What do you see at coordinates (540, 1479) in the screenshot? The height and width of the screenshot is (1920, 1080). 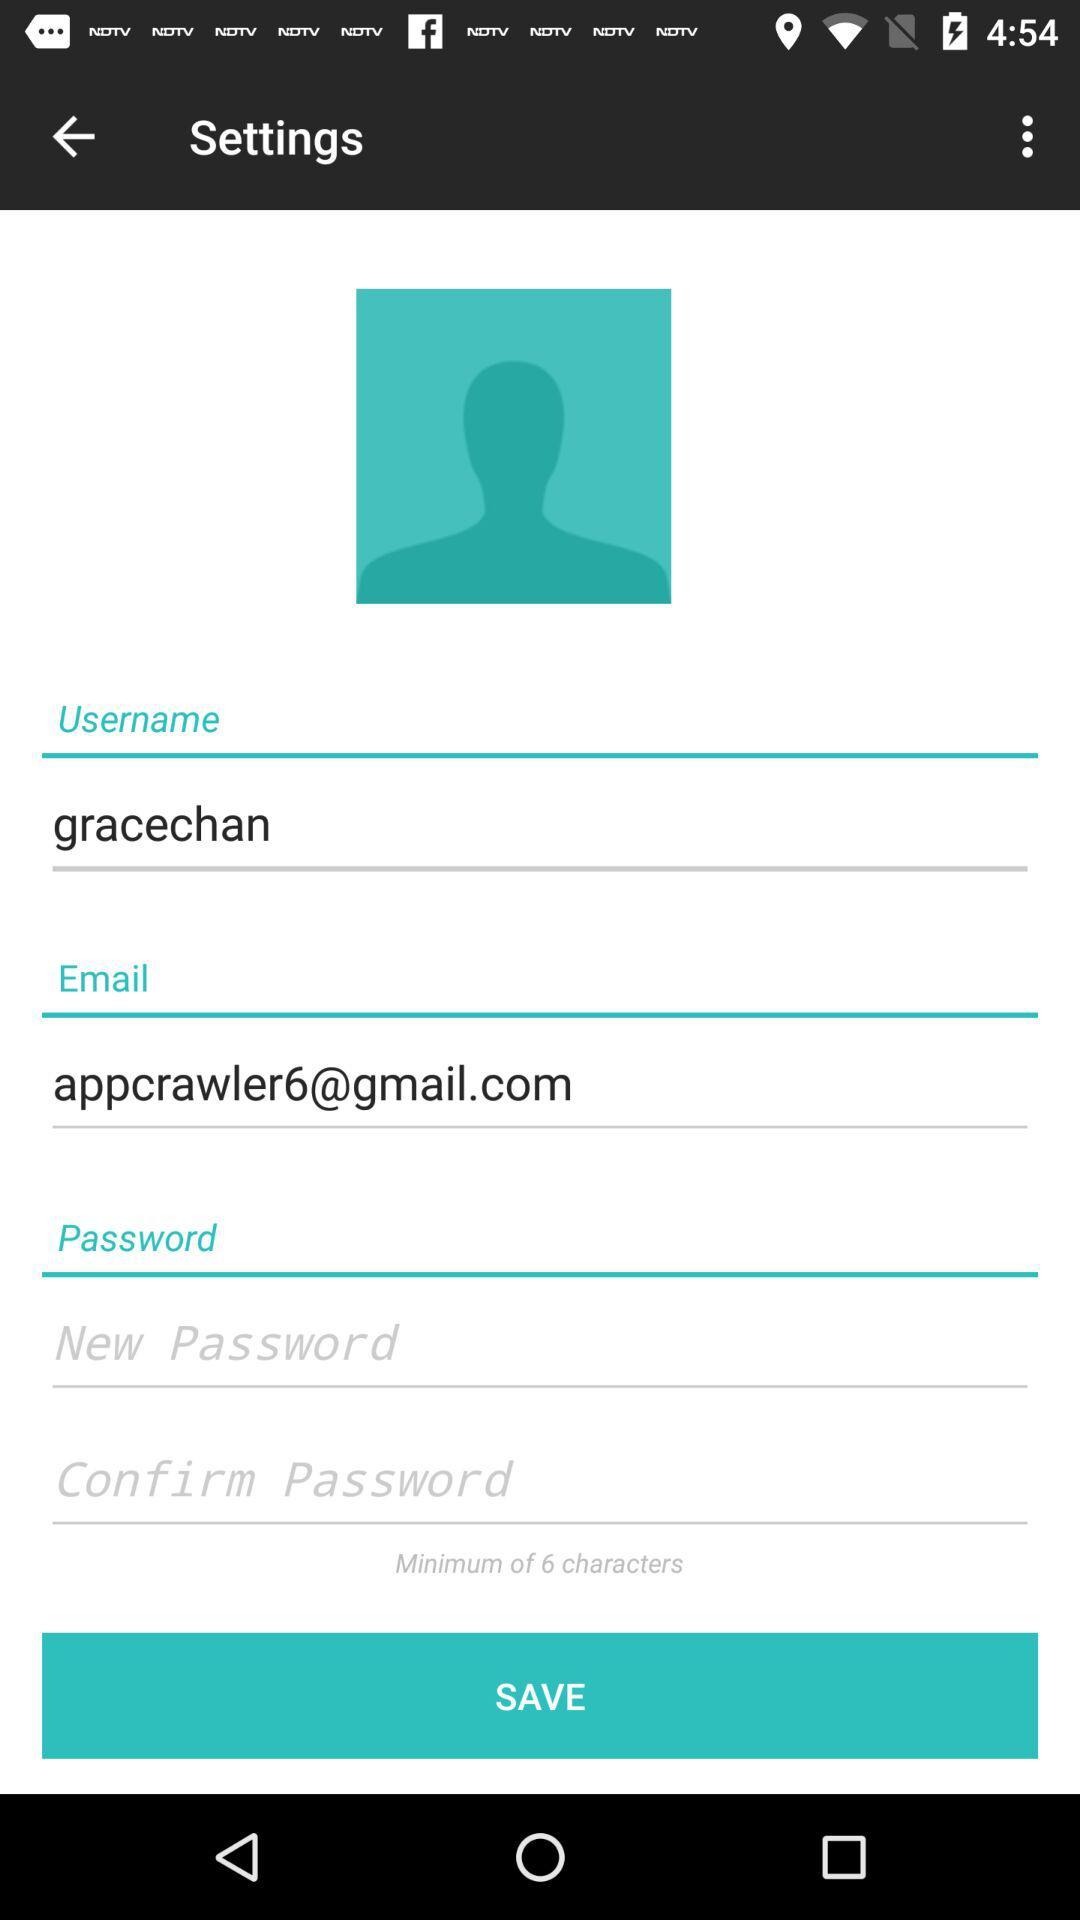 I see `text field which is above minimum of 6 characters on the page` at bounding box center [540, 1479].